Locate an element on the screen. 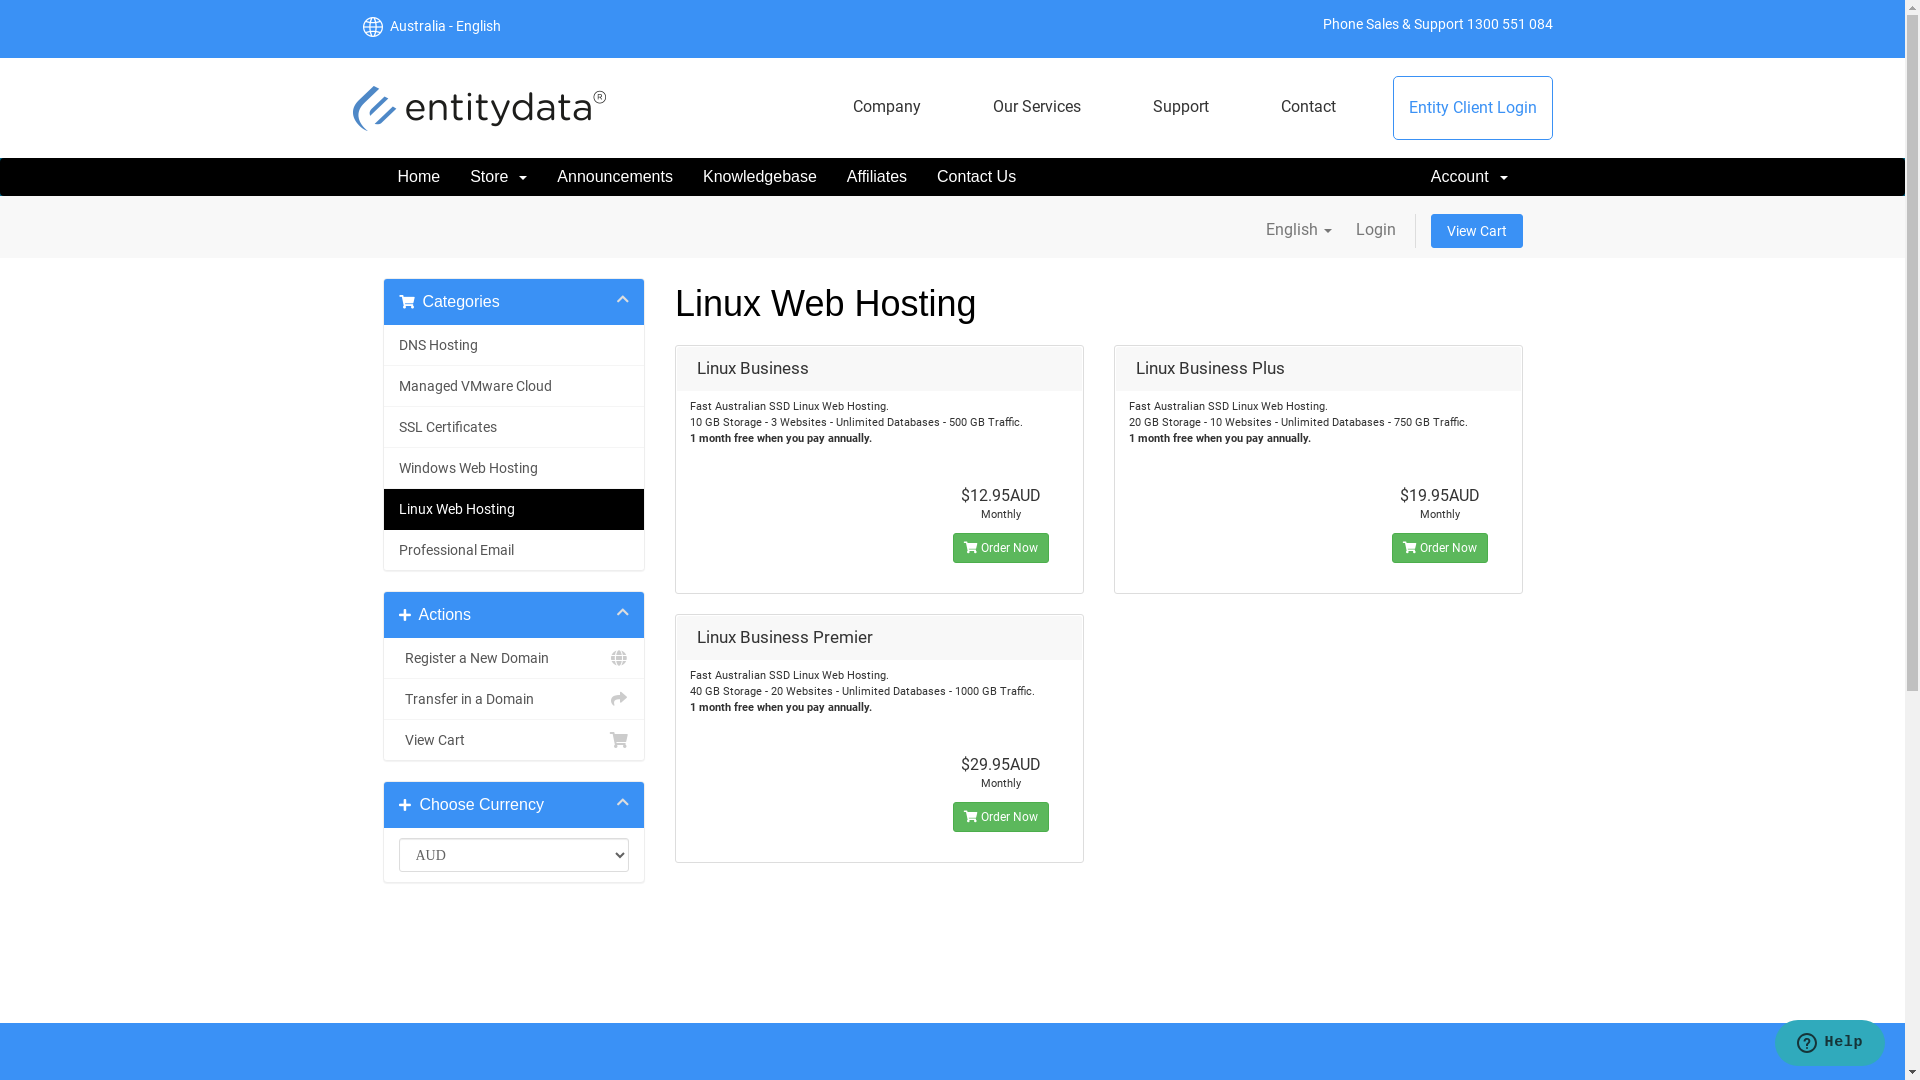 This screenshot has height=1080, width=1920. 'Store  ' is located at coordinates (454, 176).